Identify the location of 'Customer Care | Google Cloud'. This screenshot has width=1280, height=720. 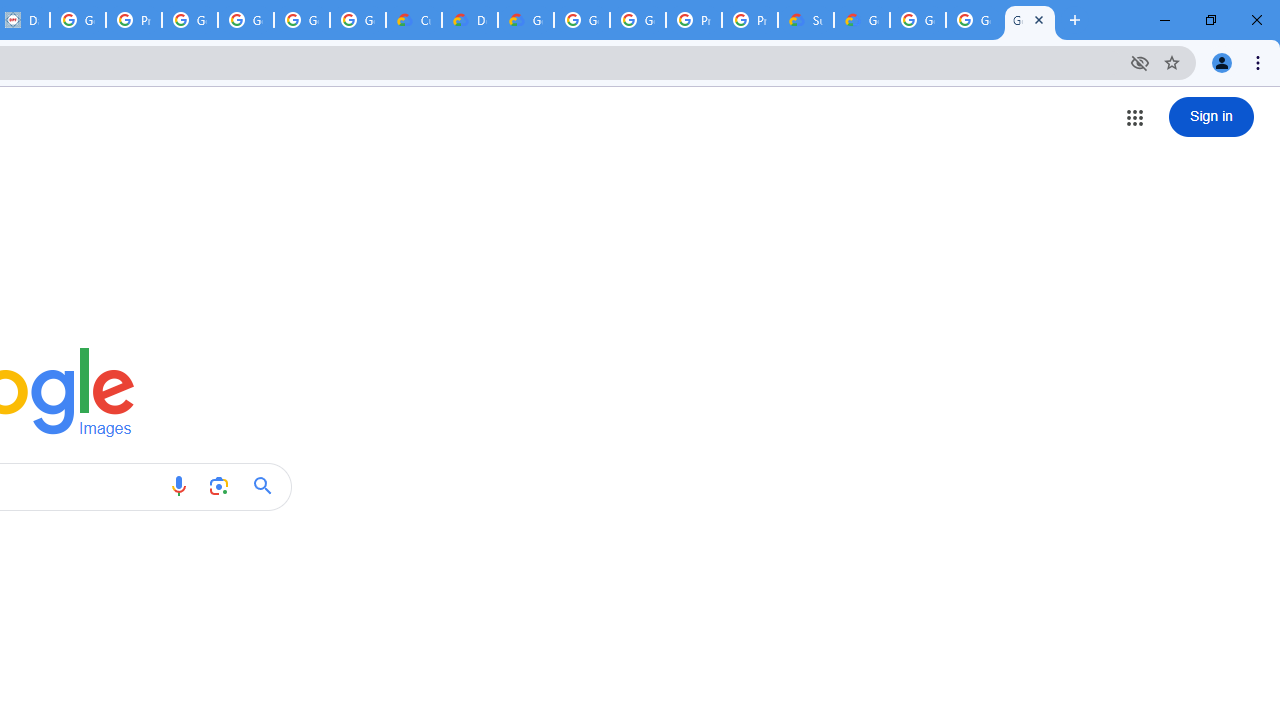
(413, 20).